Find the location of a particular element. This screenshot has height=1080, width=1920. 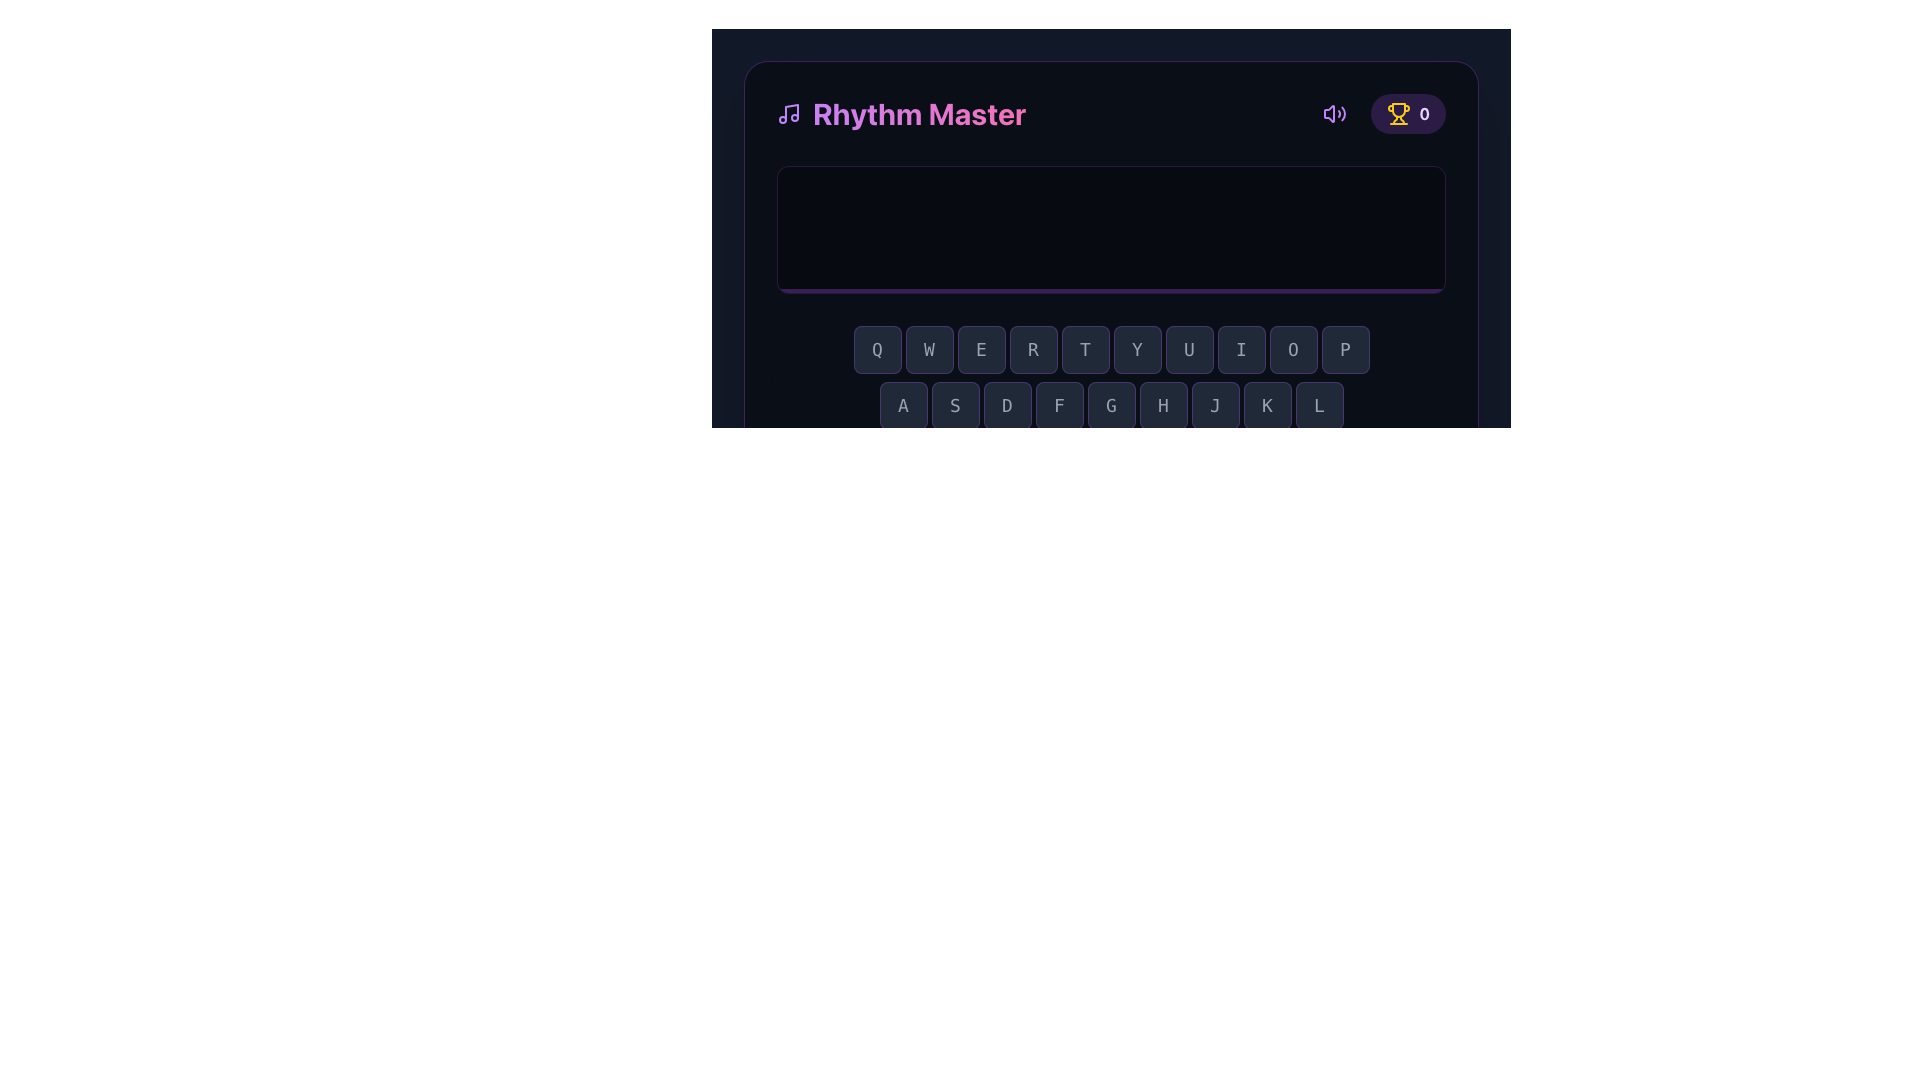

the virtual keyboard button representing the letter 'G' to input the character 'G.' is located at coordinates (1110, 405).